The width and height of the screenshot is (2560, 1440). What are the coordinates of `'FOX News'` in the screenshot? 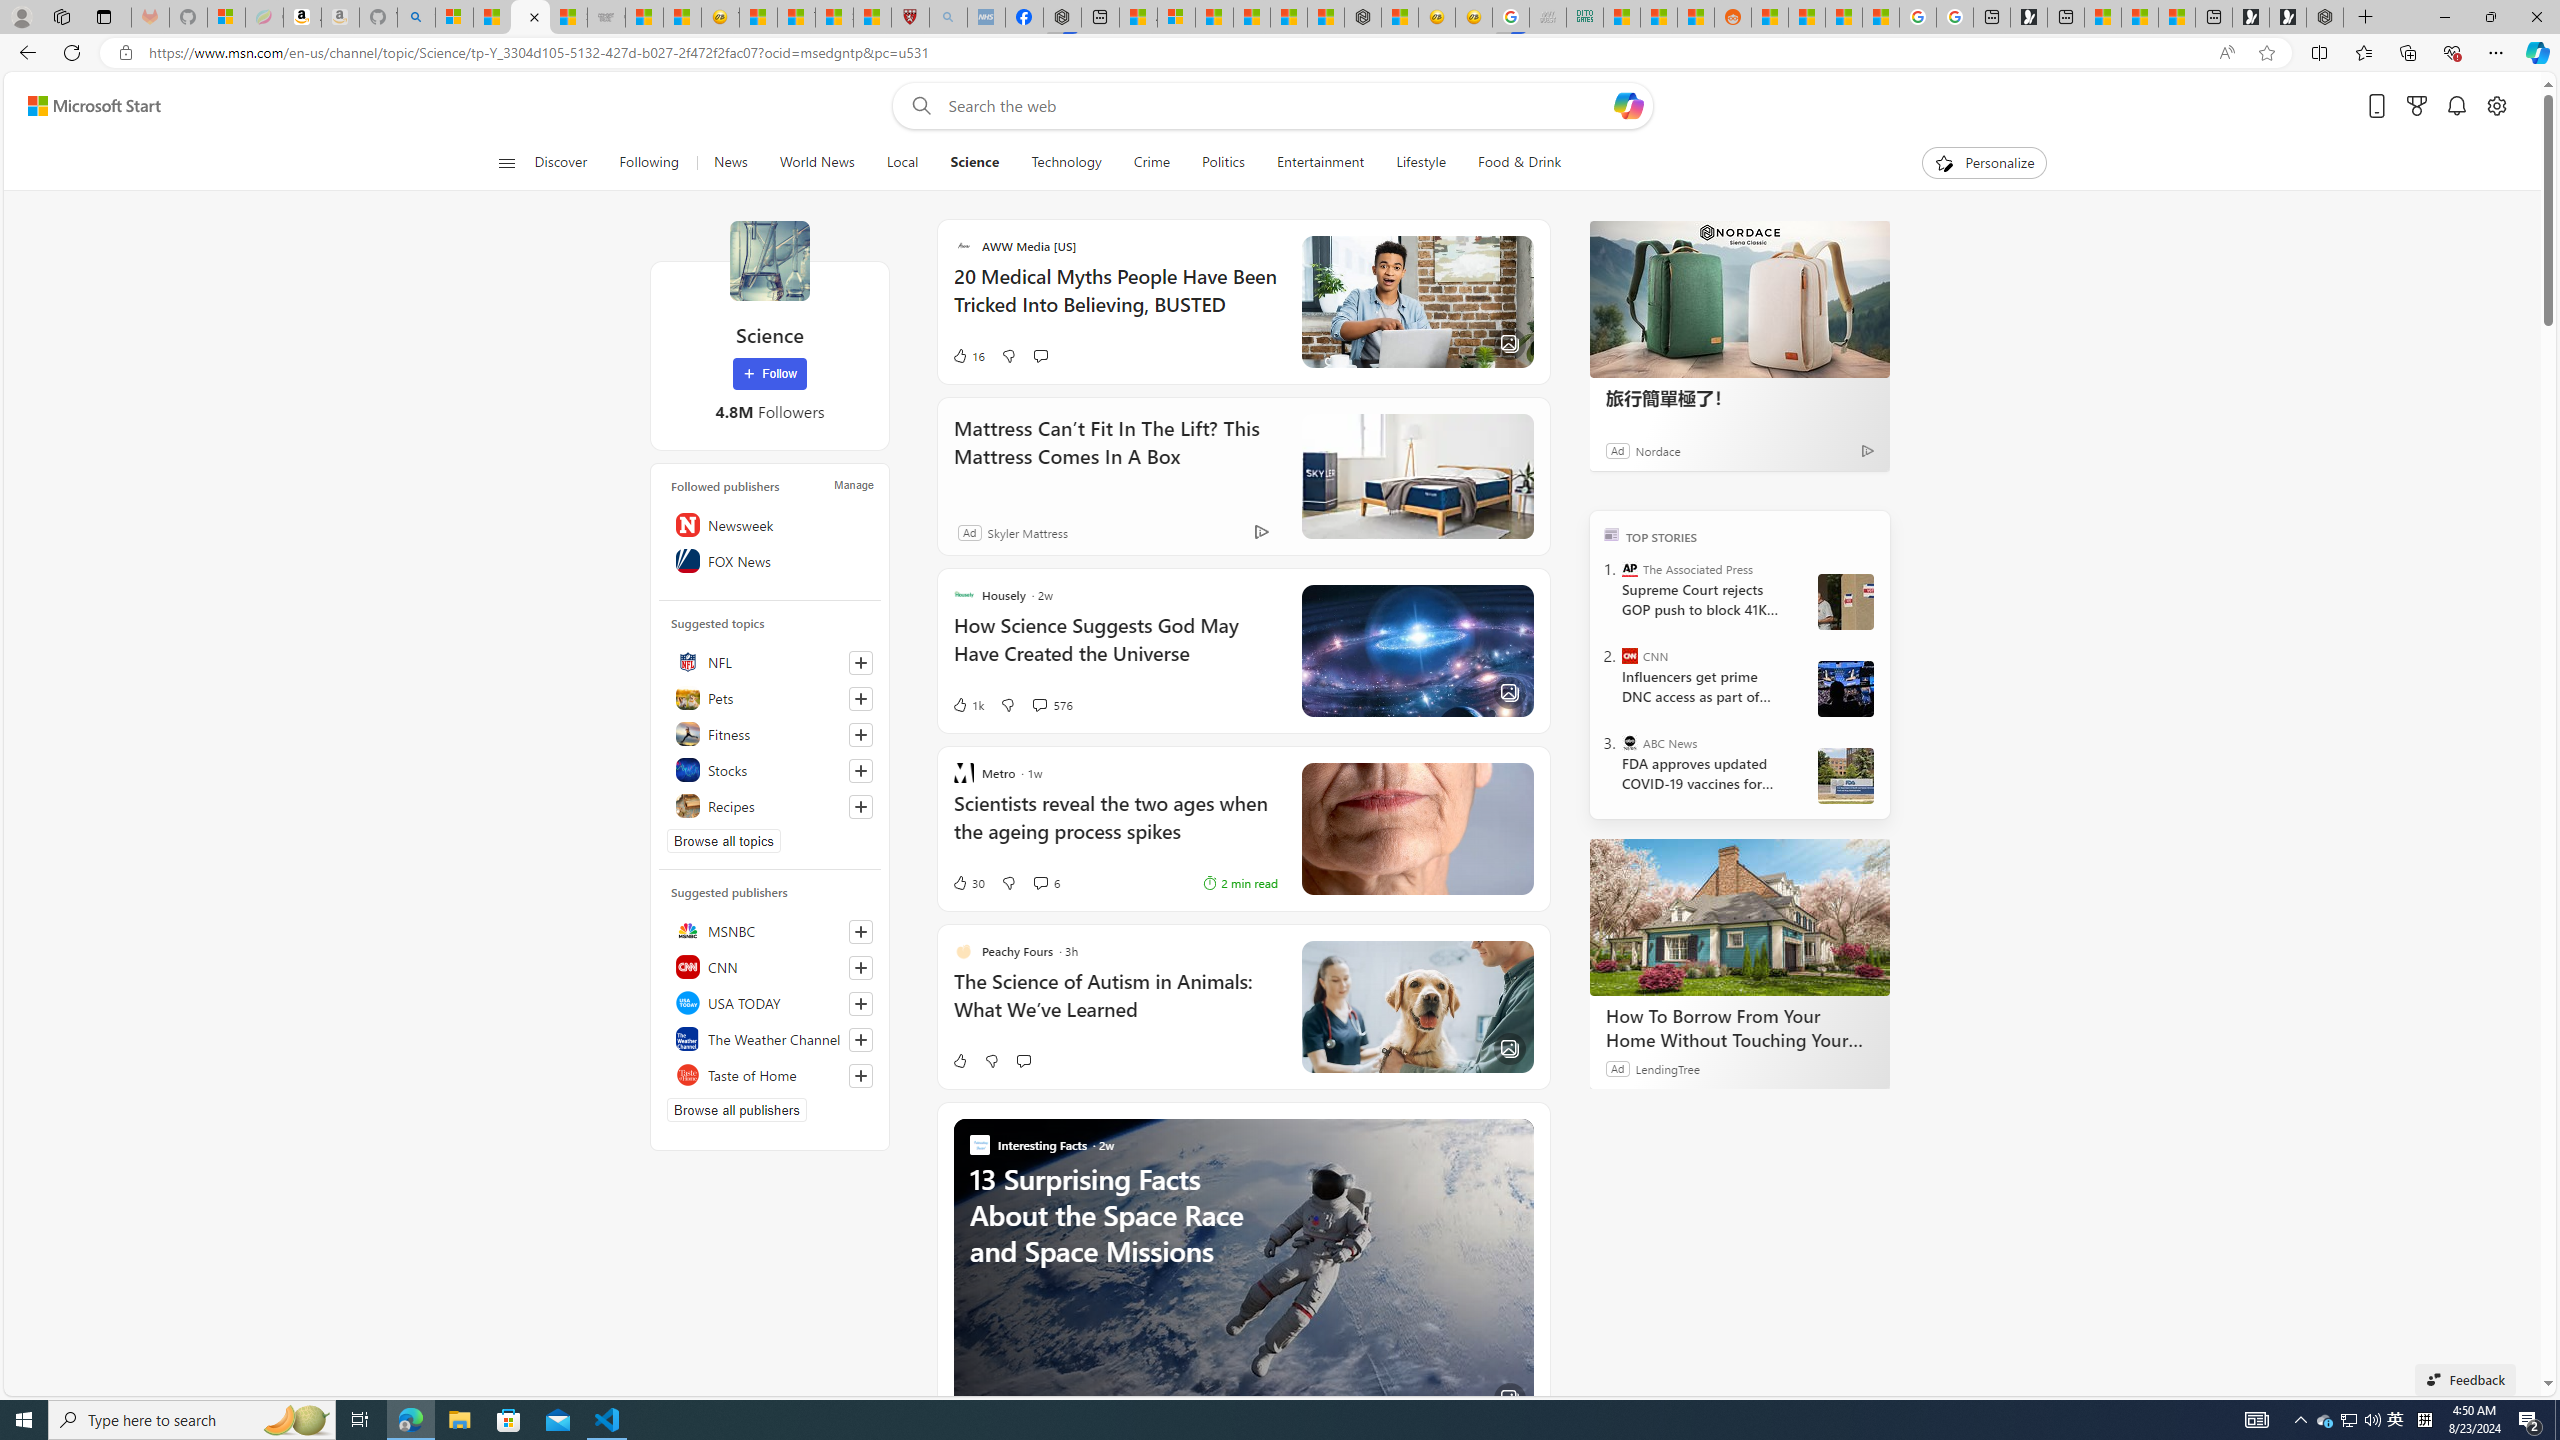 It's located at (770, 559).